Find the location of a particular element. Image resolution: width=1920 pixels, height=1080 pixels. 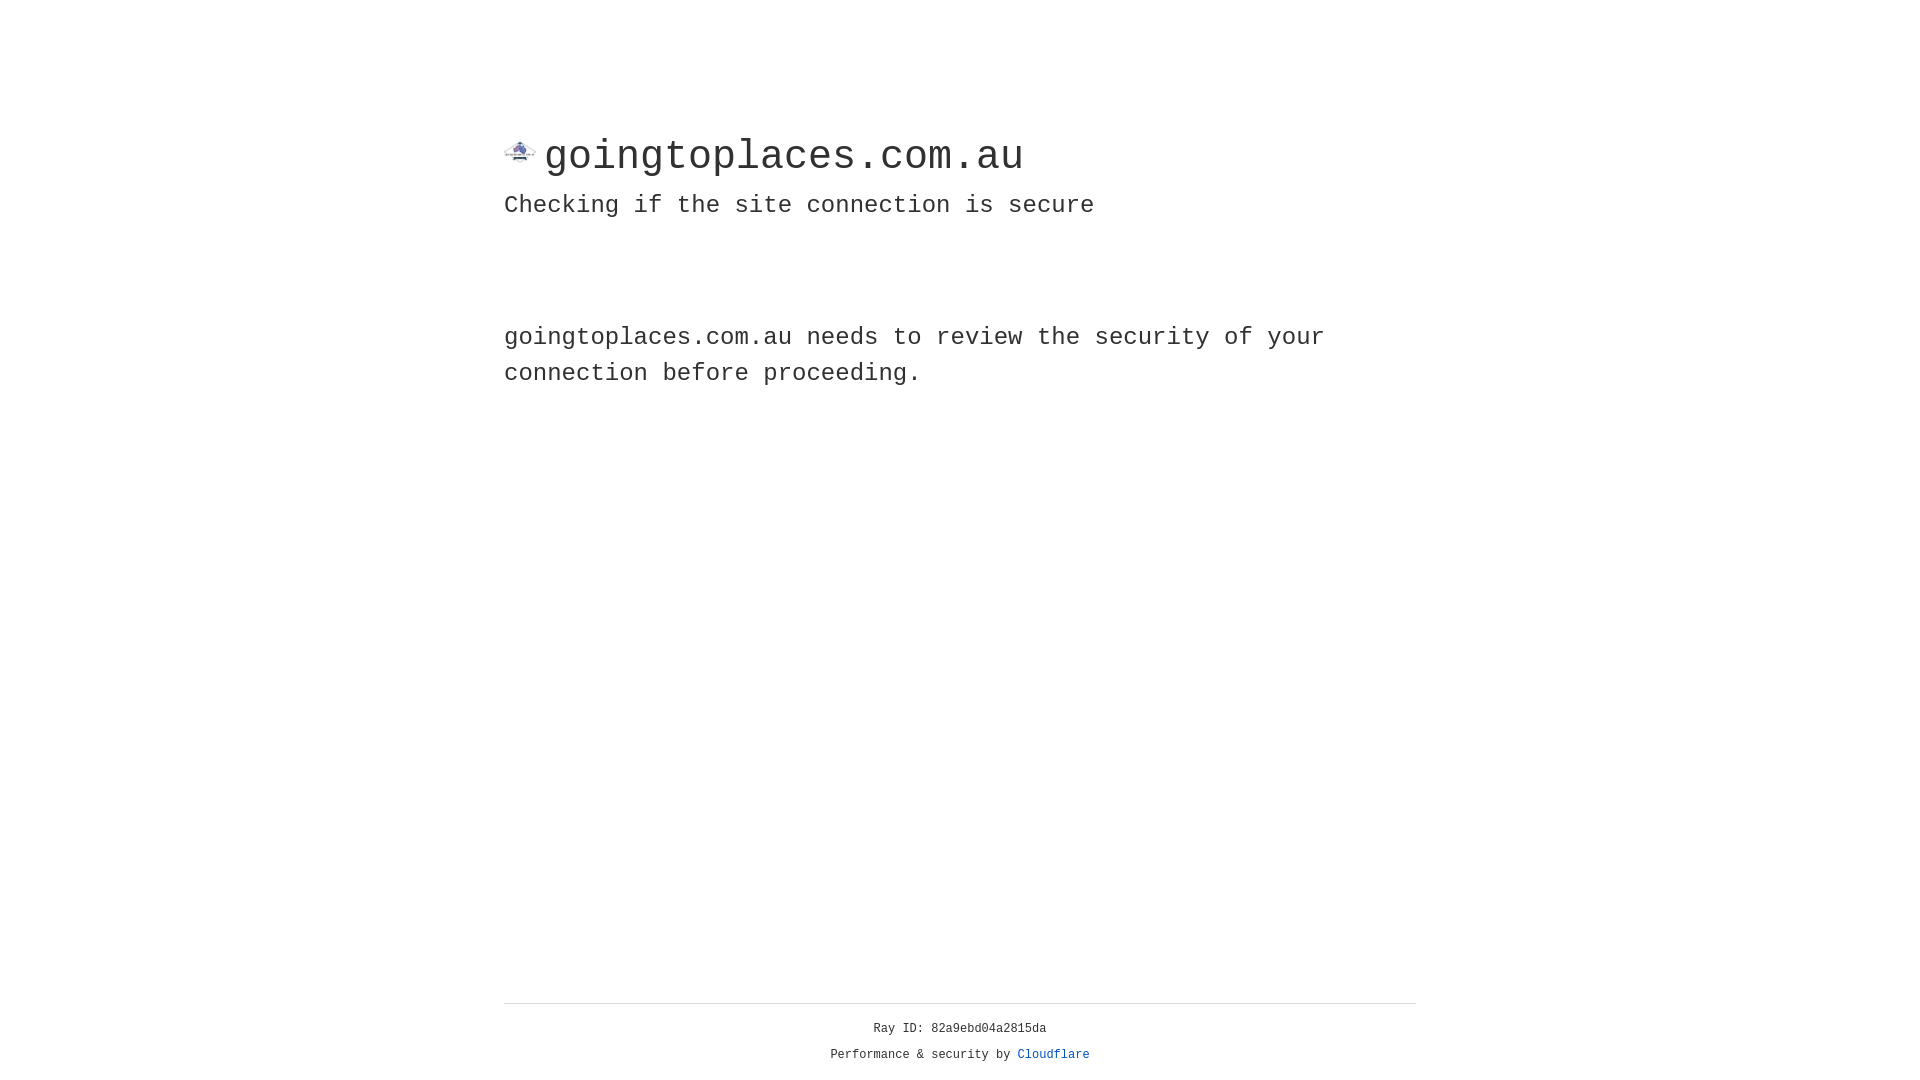

'Cloudflare' is located at coordinates (1053, 1054).